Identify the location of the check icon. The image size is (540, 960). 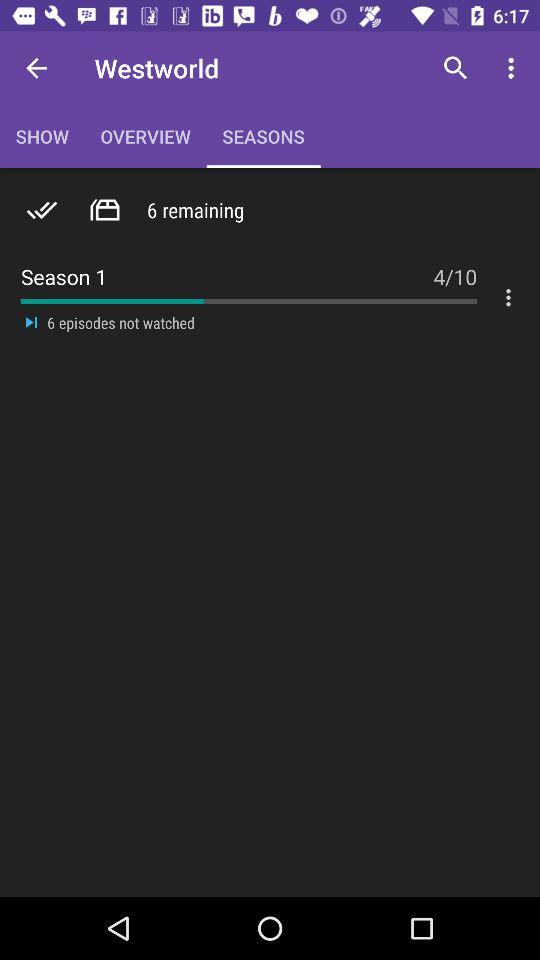
(42, 210).